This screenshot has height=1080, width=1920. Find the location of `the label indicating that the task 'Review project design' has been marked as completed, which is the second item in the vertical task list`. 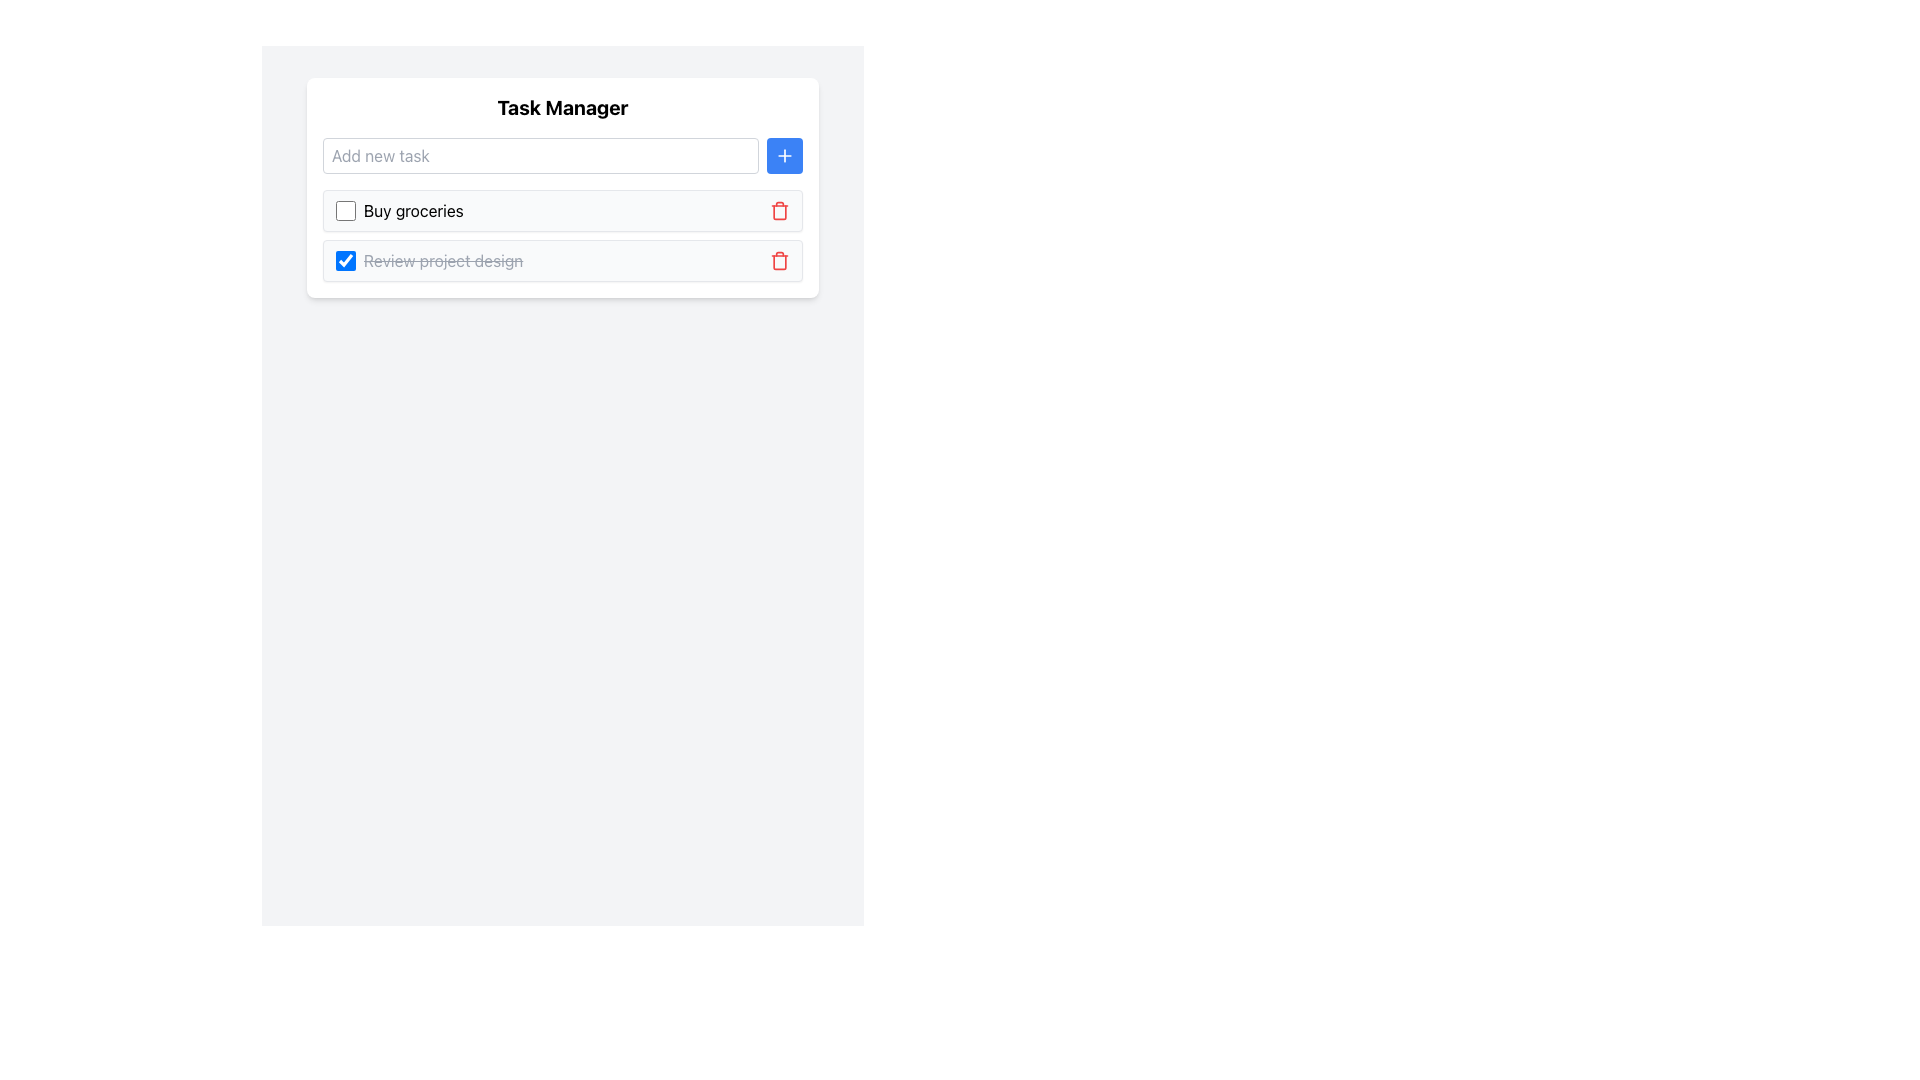

the label indicating that the task 'Review project design' has been marked as completed, which is the second item in the vertical task list is located at coordinates (428, 260).